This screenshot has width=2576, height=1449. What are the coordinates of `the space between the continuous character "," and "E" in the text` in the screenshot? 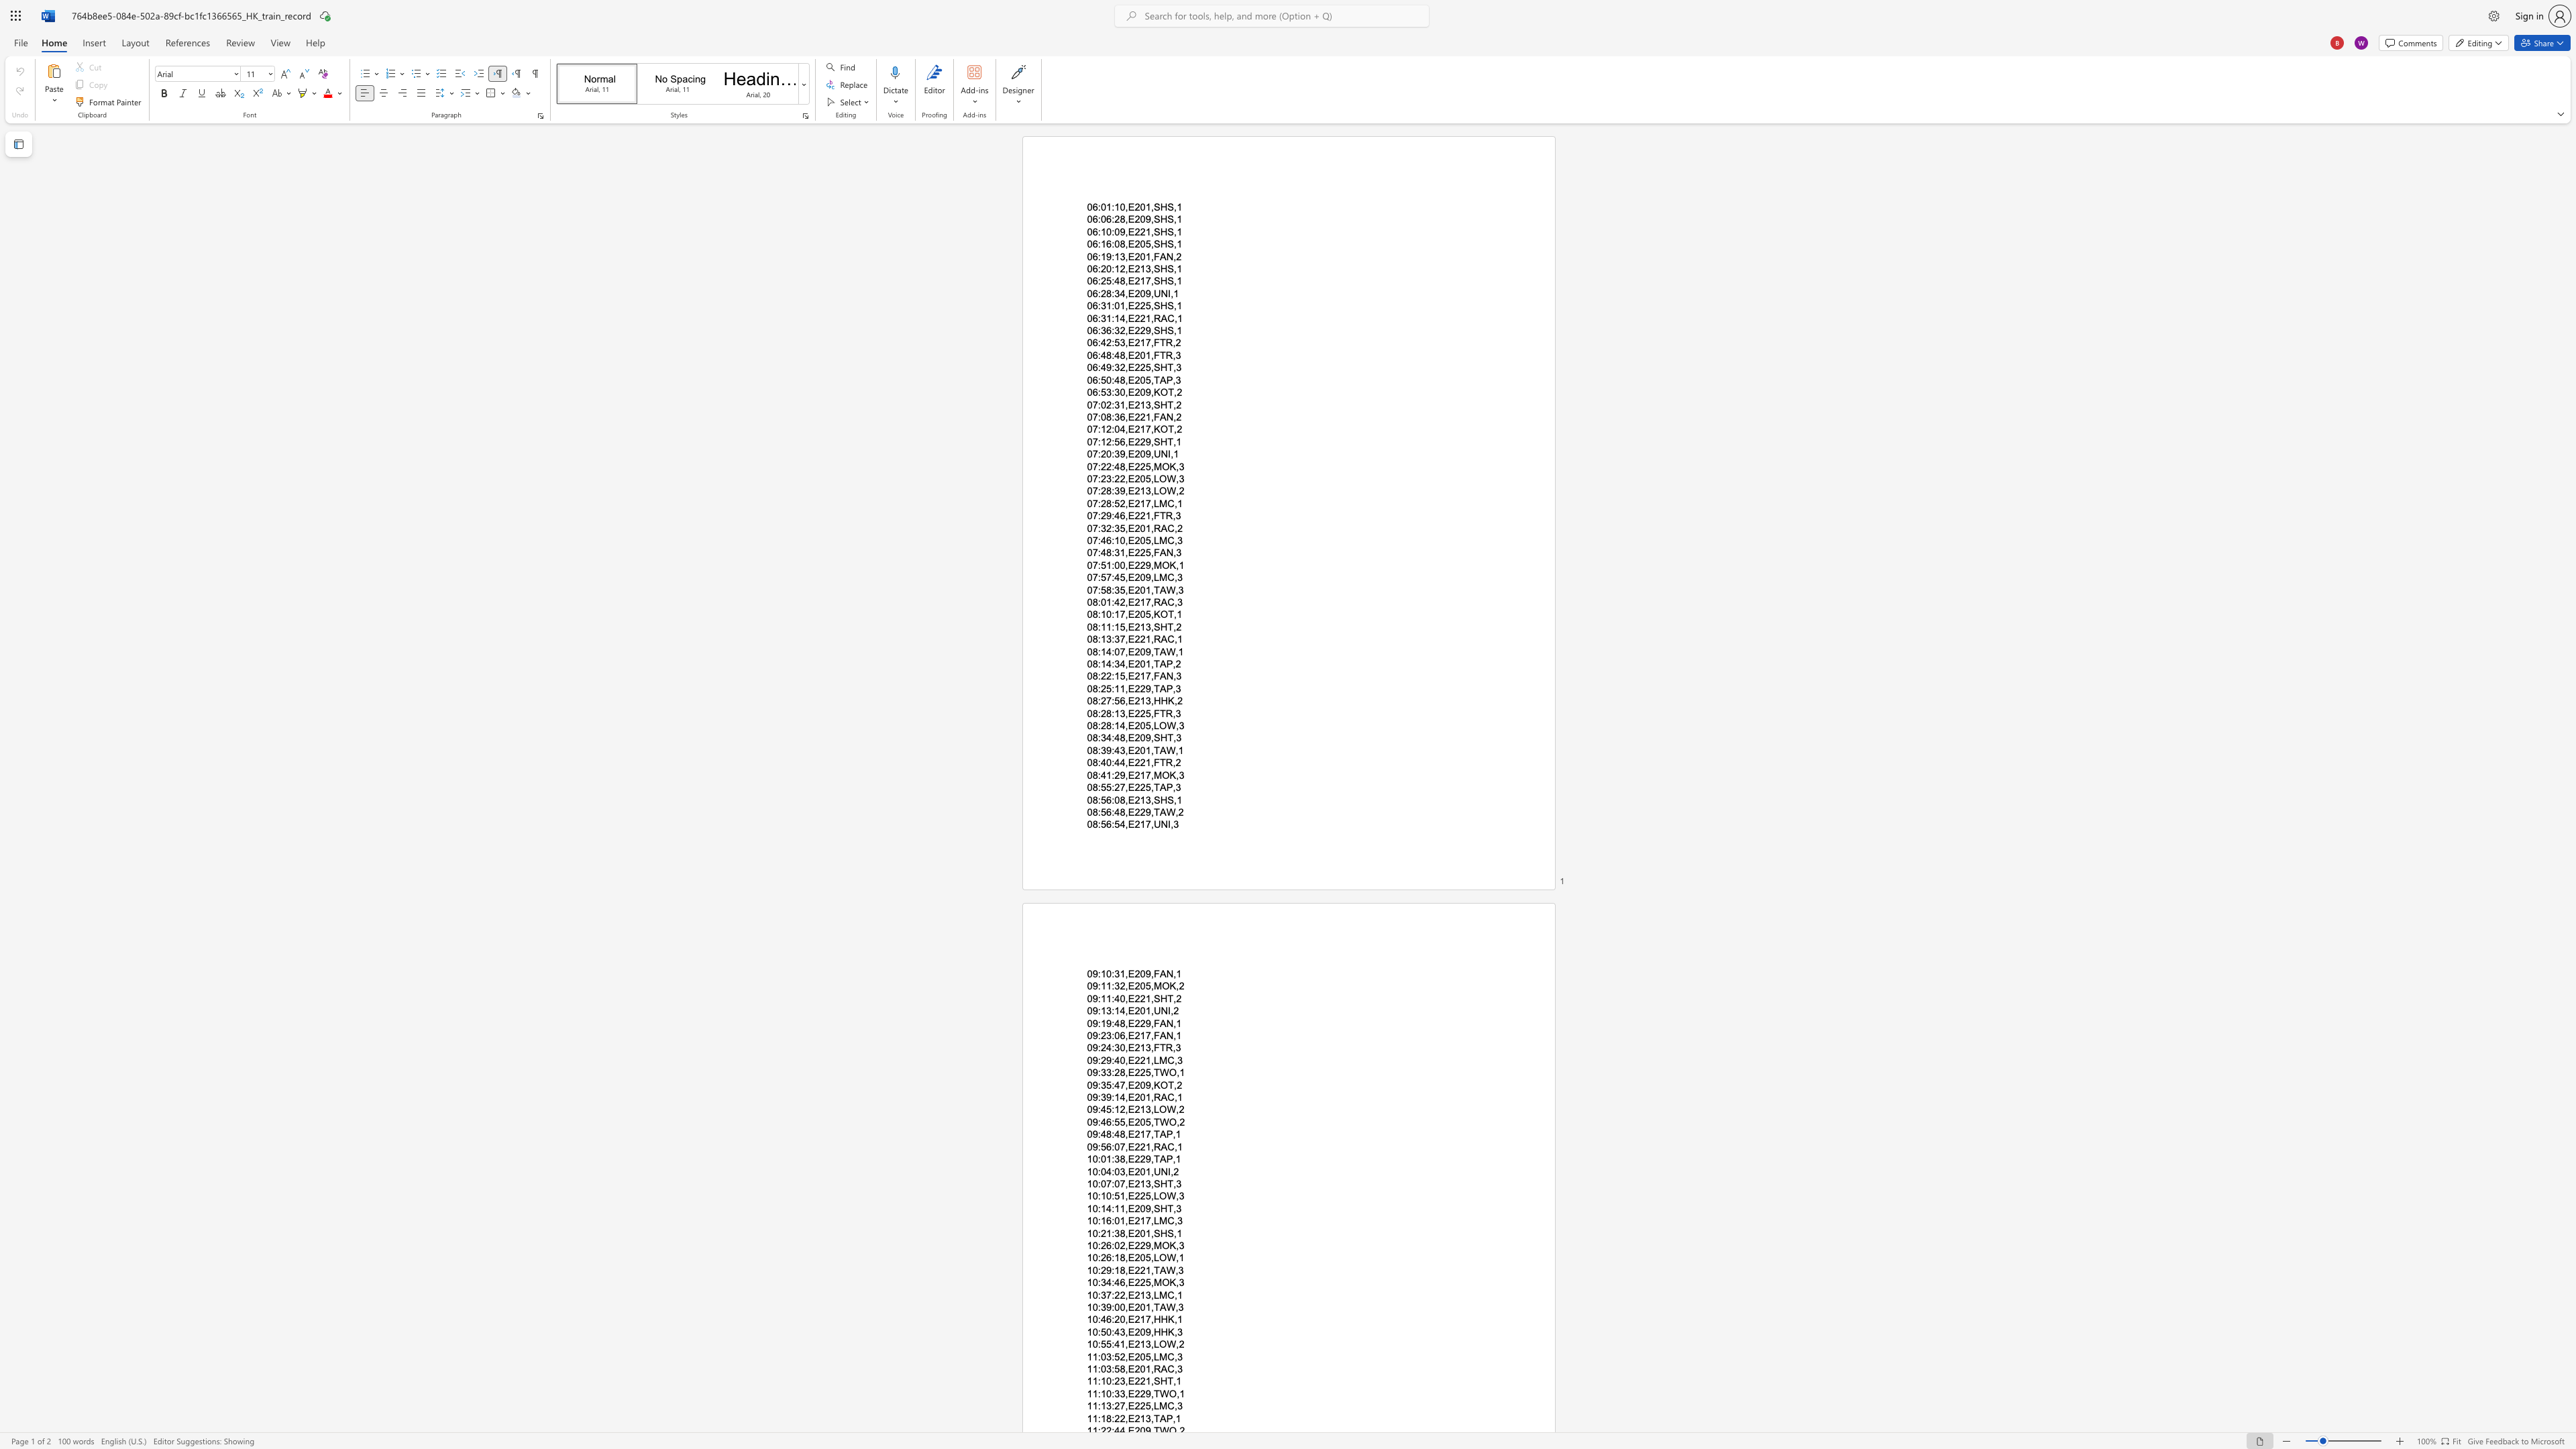 It's located at (1128, 1306).